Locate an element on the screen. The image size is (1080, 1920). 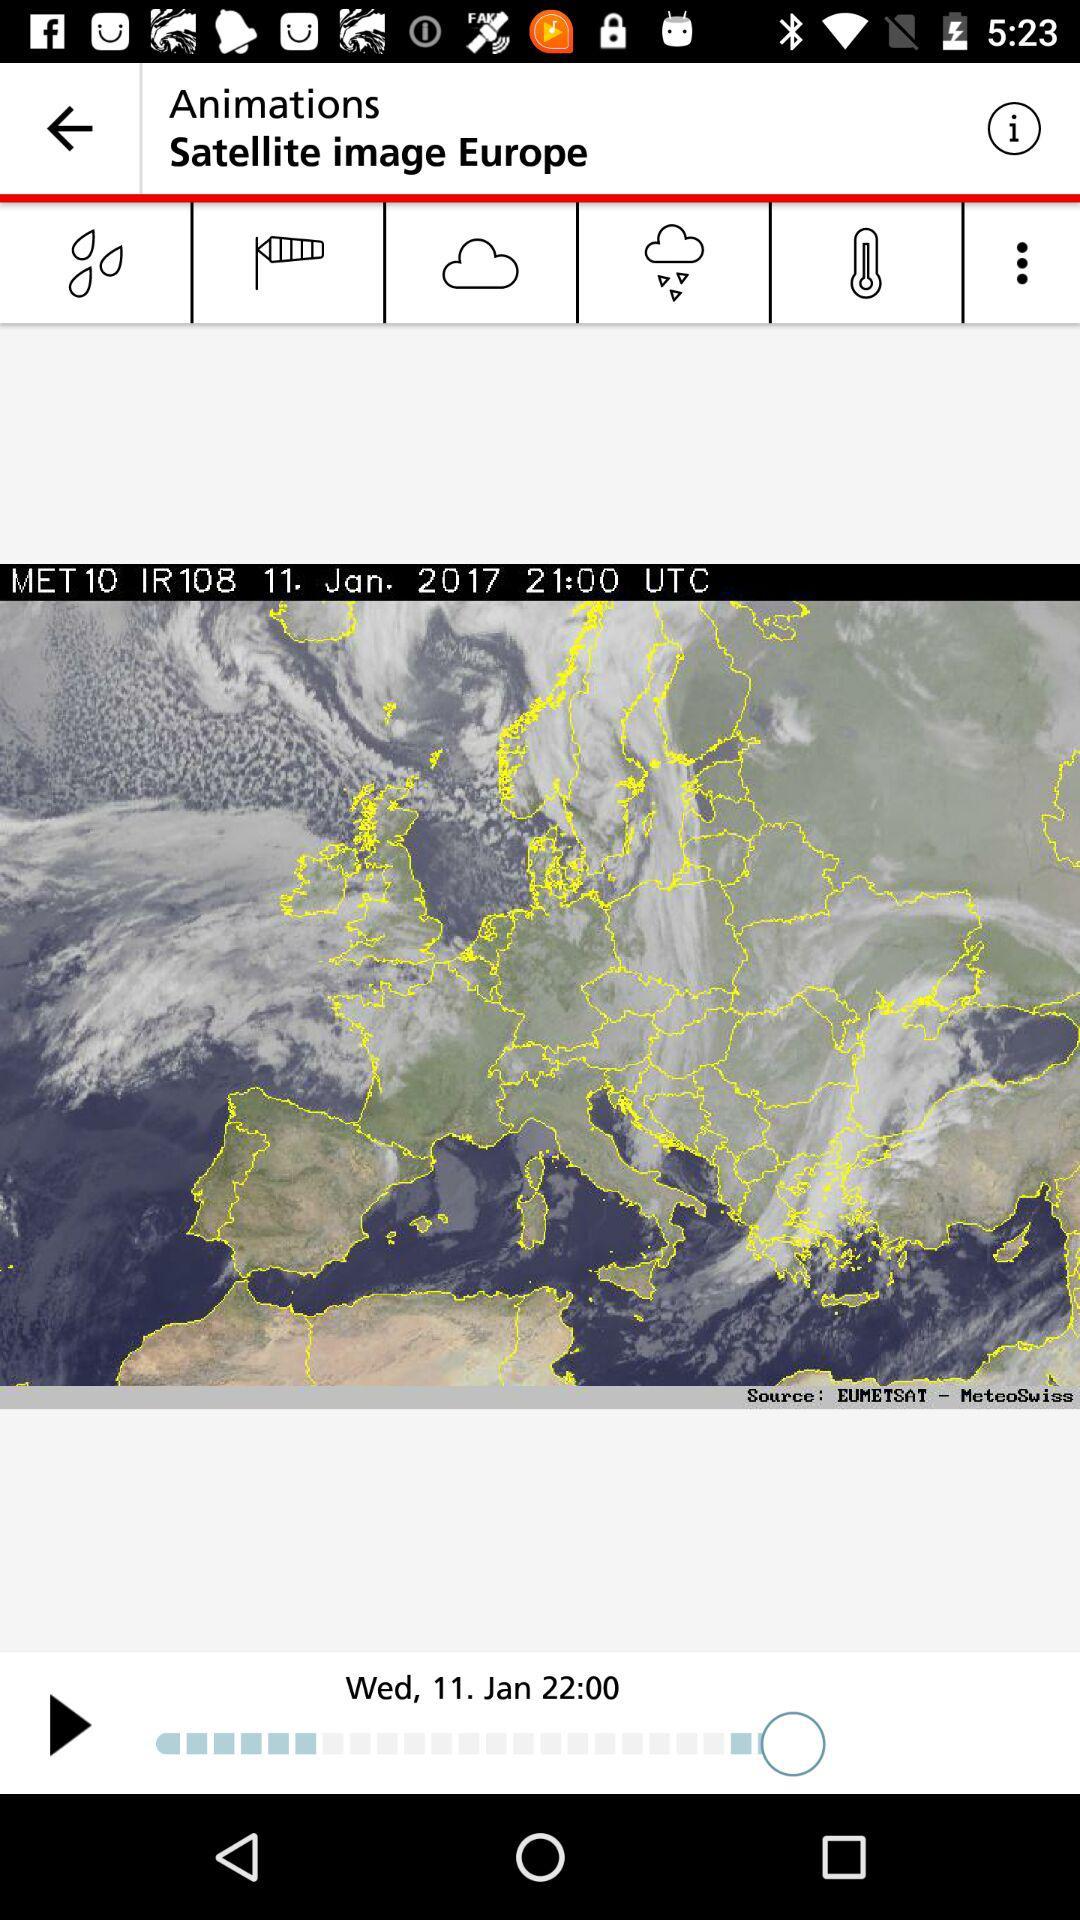
this button is used to find a some other hidden options is located at coordinates (1022, 261).